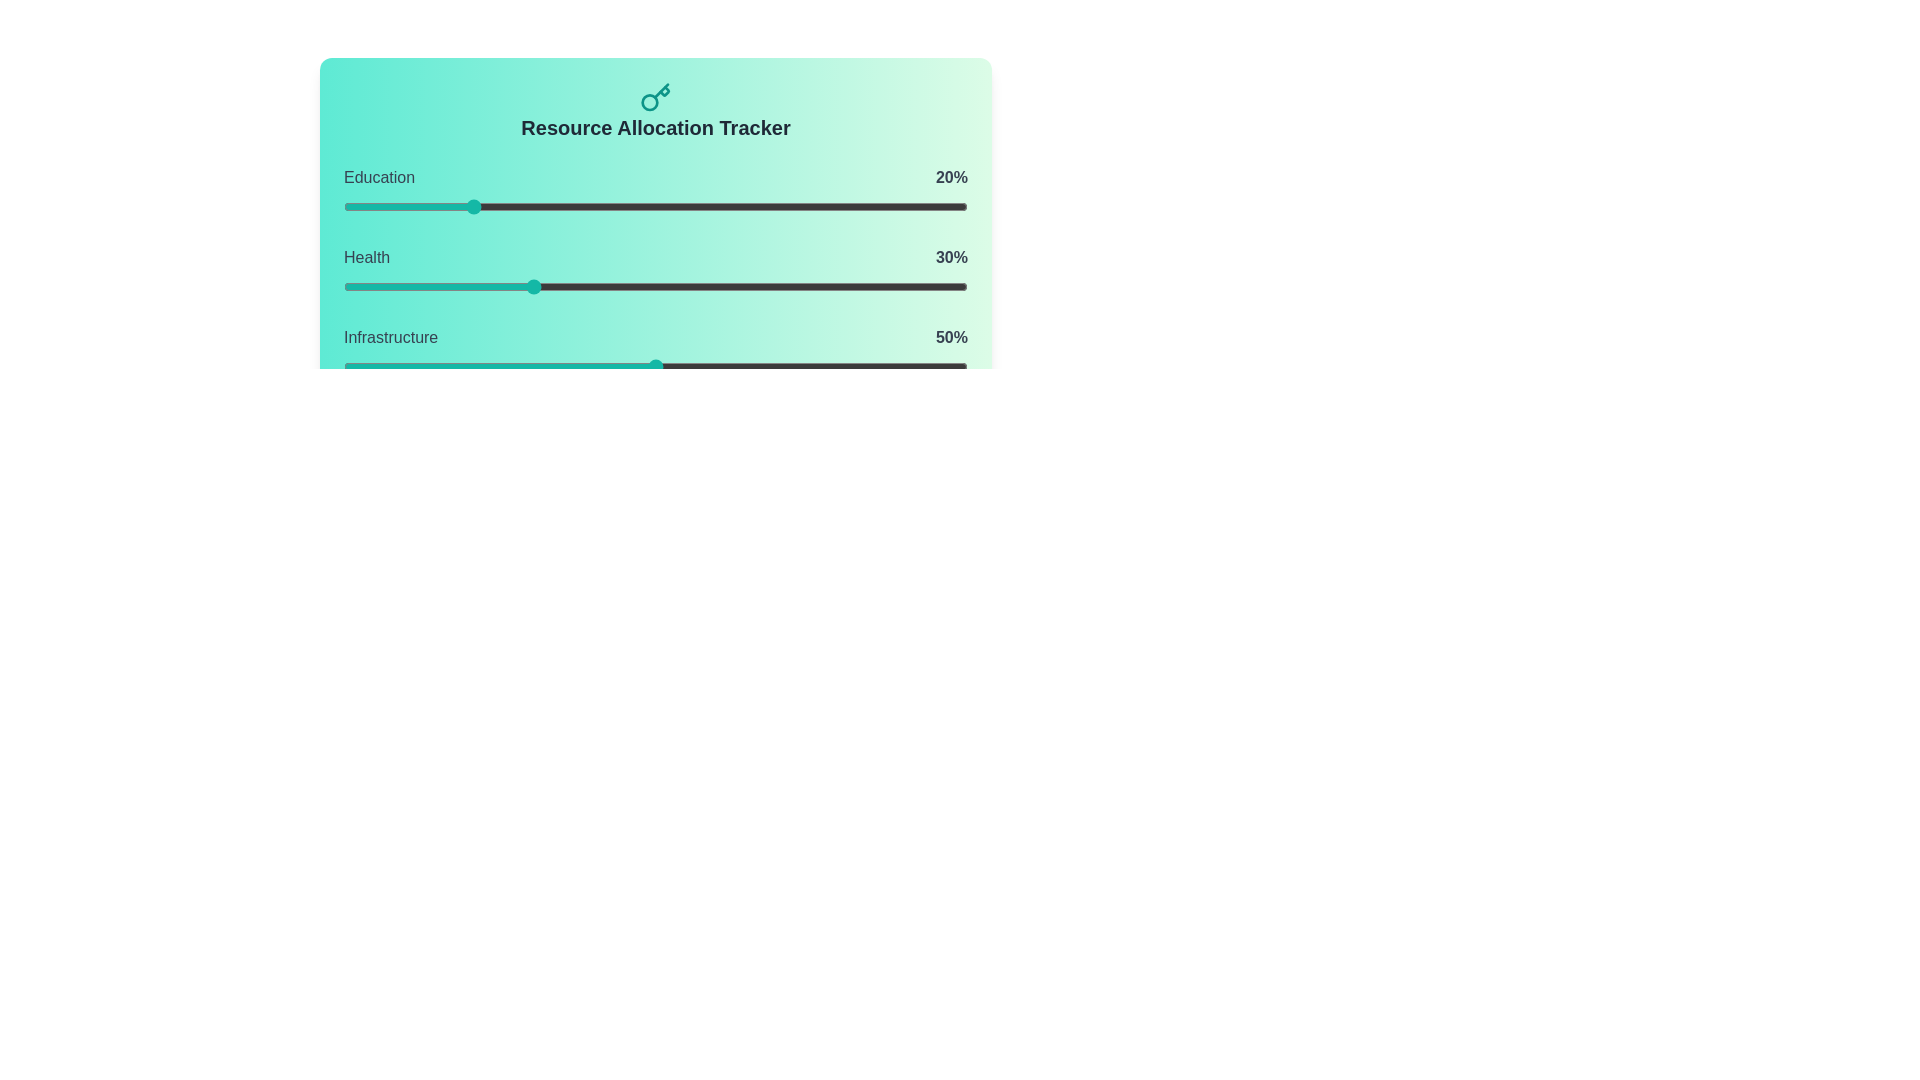 The image size is (1920, 1080). What do you see at coordinates (942, 366) in the screenshot?
I see `the Infrastructure slider to 96%` at bounding box center [942, 366].